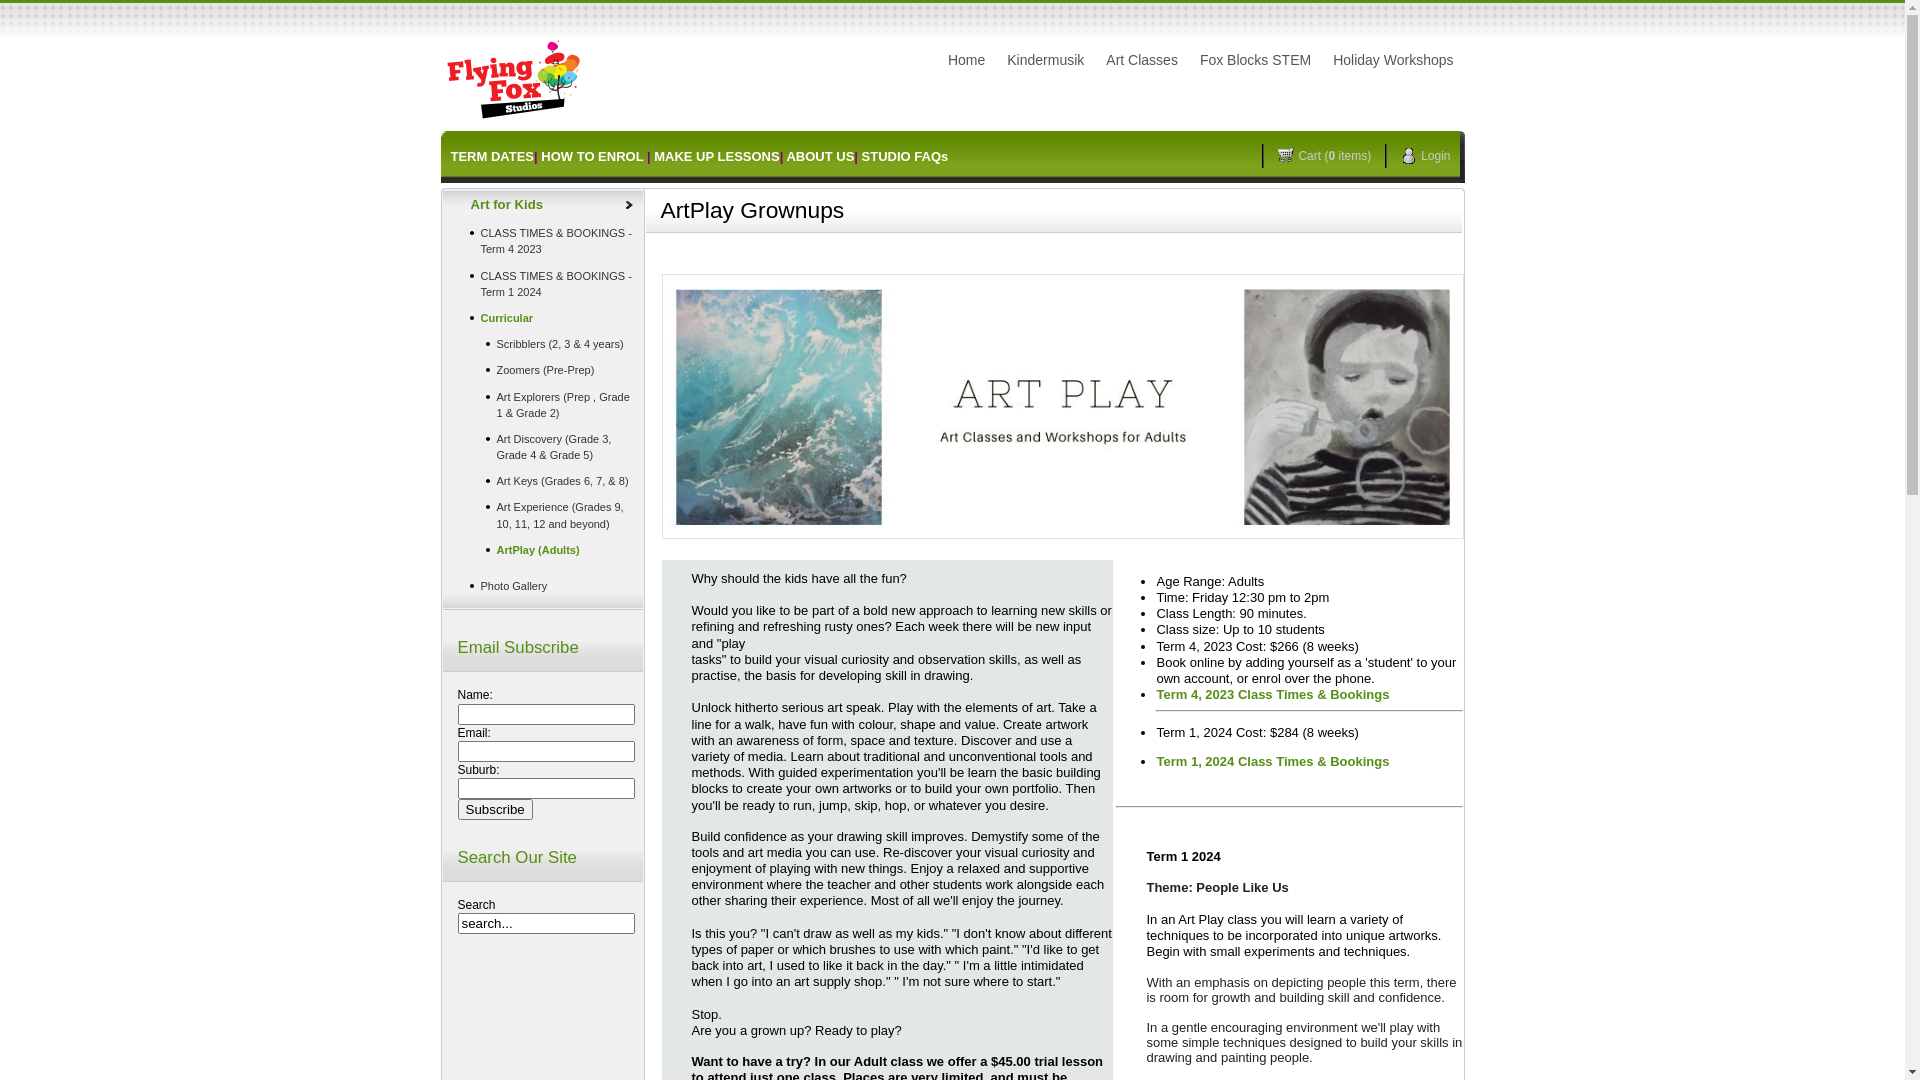 This screenshot has width=1920, height=1080. What do you see at coordinates (1431, 154) in the screenshot?
I see `'Login'` at bounding box center [1431, 154].